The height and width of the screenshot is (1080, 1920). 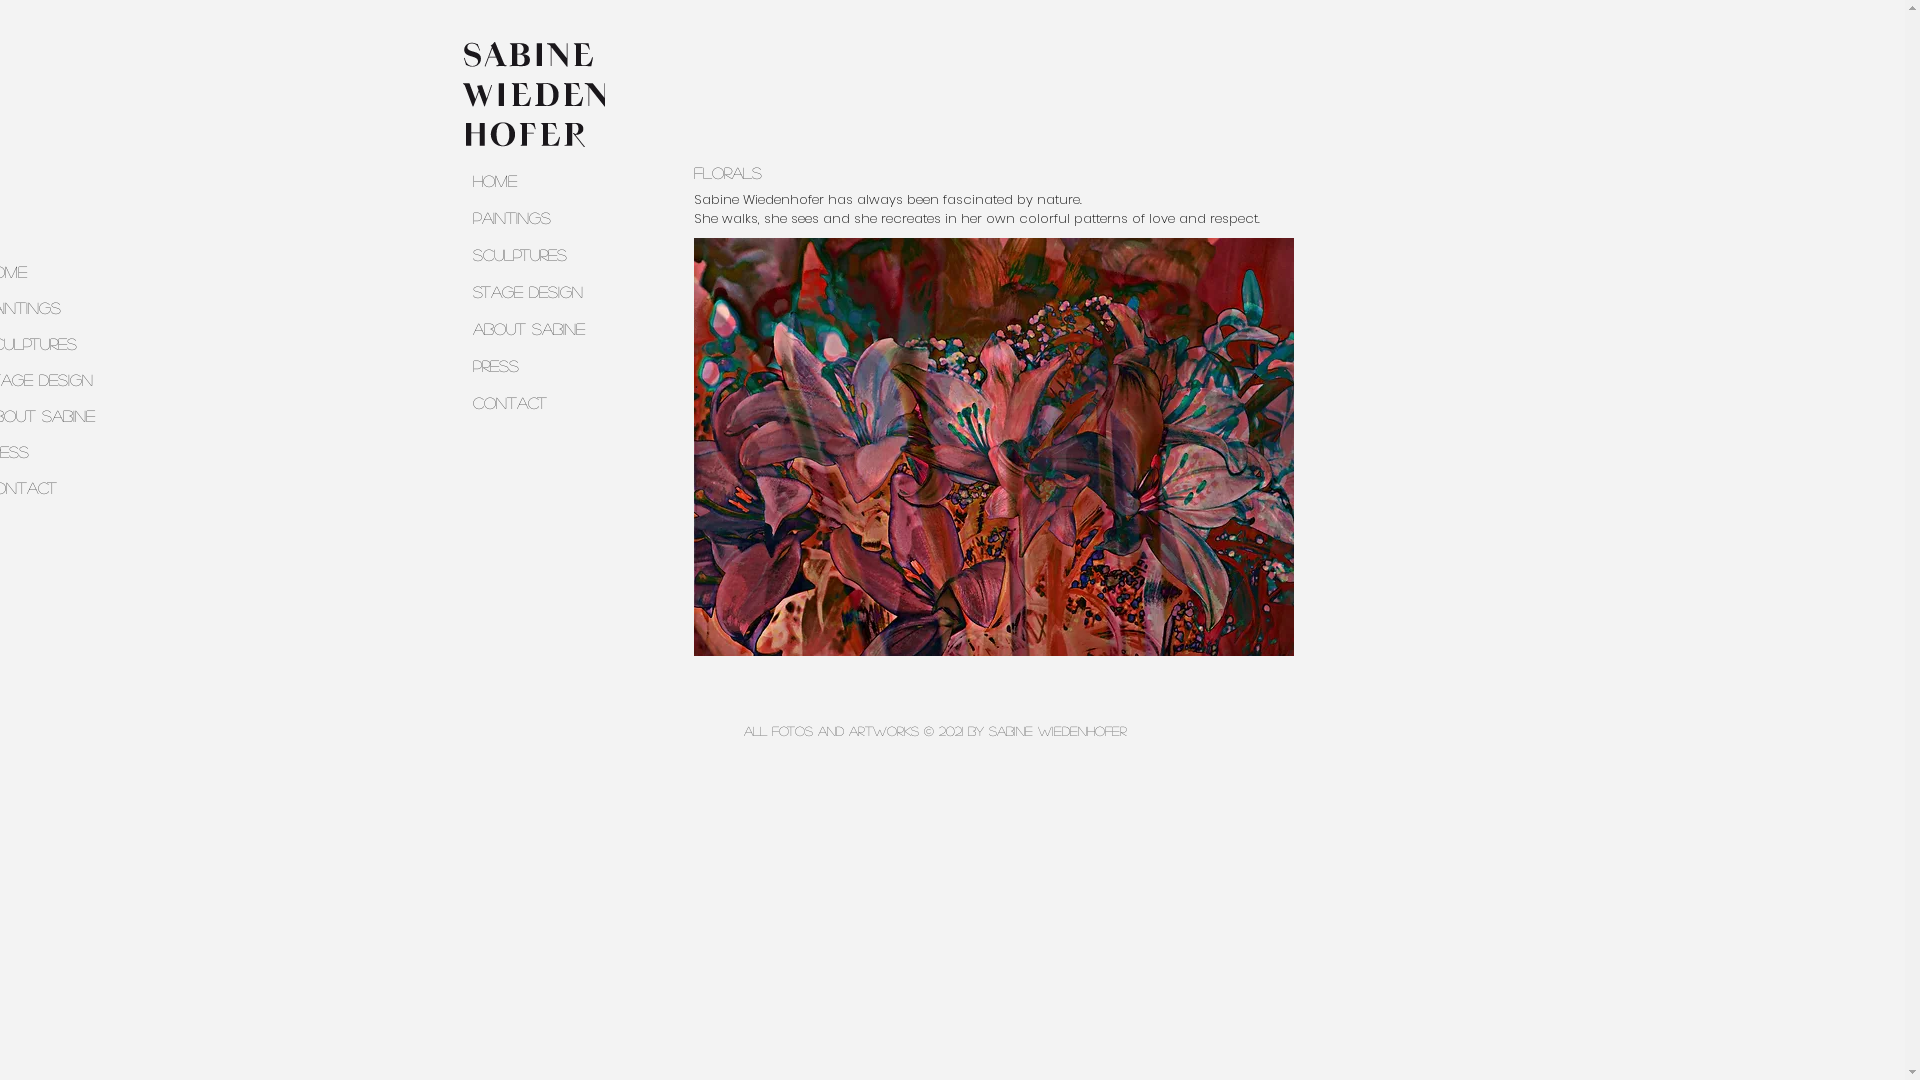 What do you see at coordinates (549, 327) in the screenshot?
I see `'About Sabine'` at bounding box center [549, 327].